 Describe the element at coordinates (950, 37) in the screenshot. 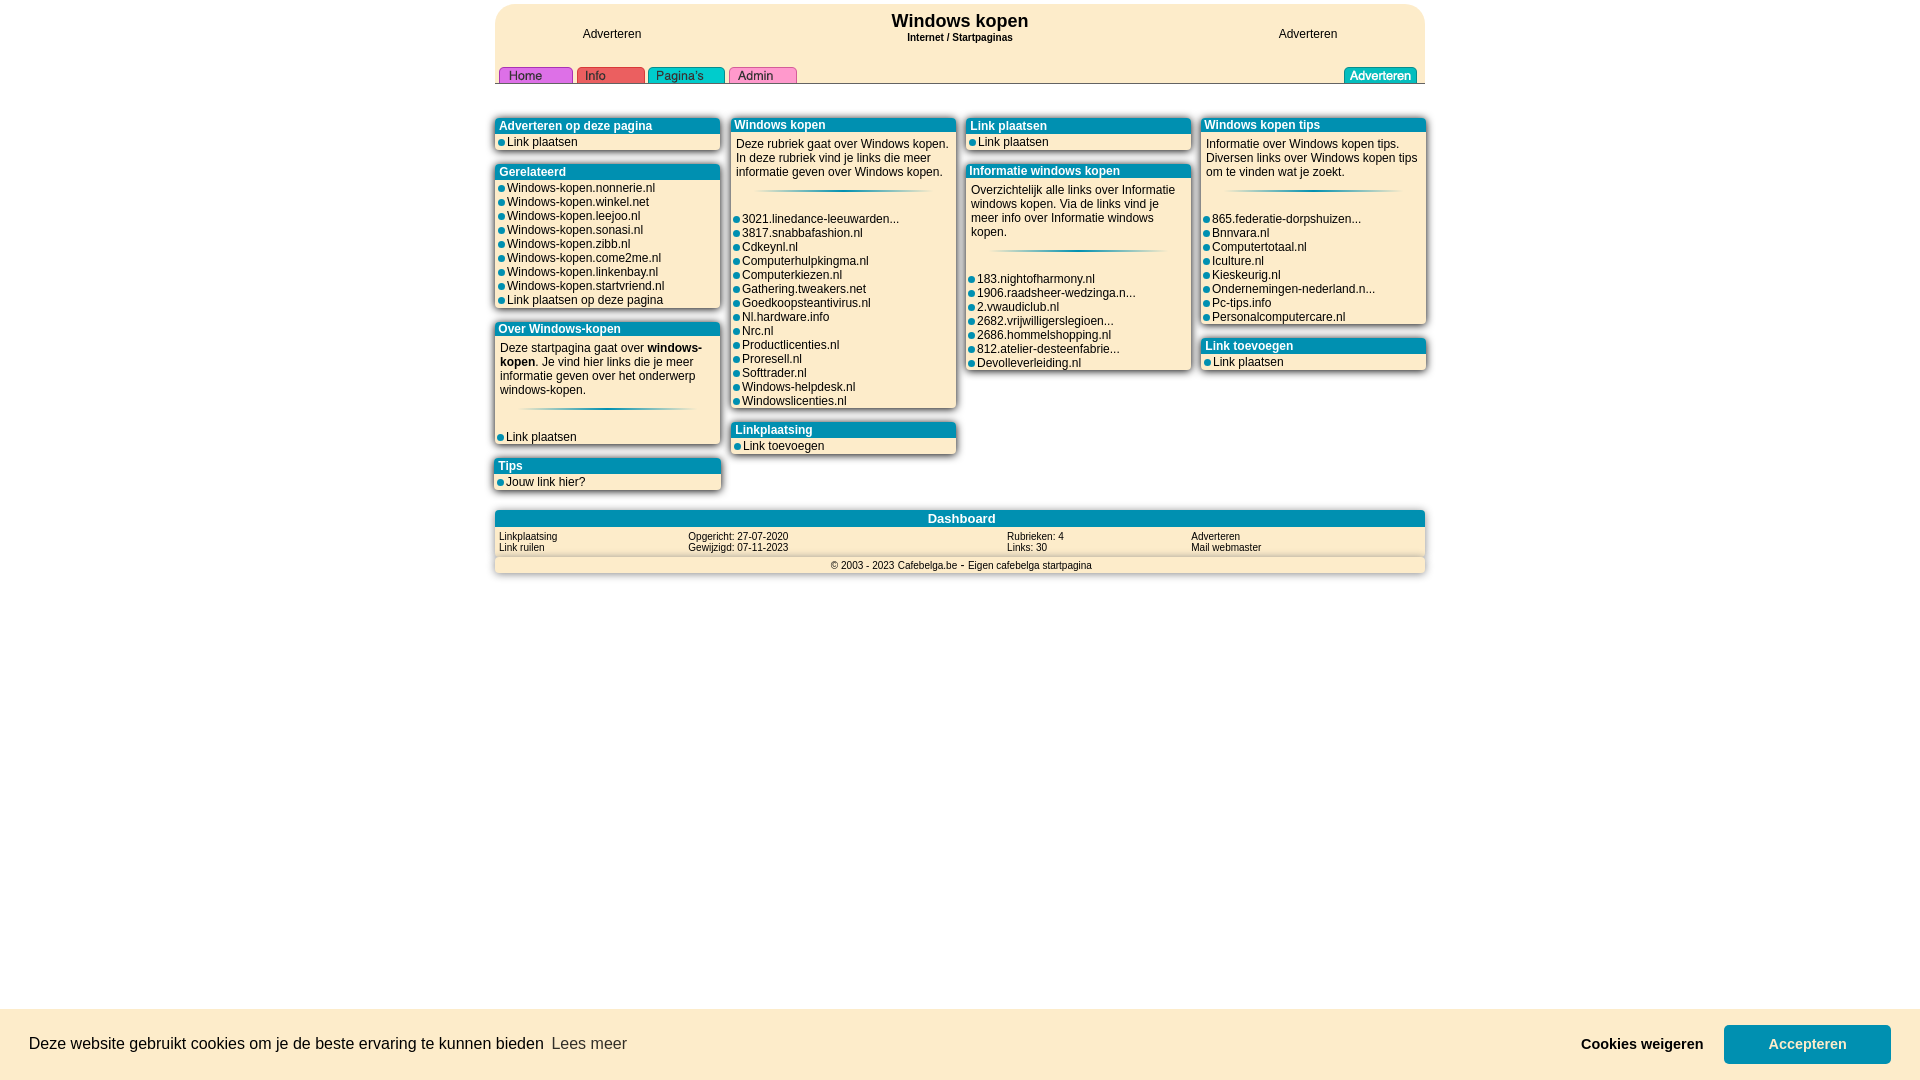

I see `'Startpaginas'` at that location.